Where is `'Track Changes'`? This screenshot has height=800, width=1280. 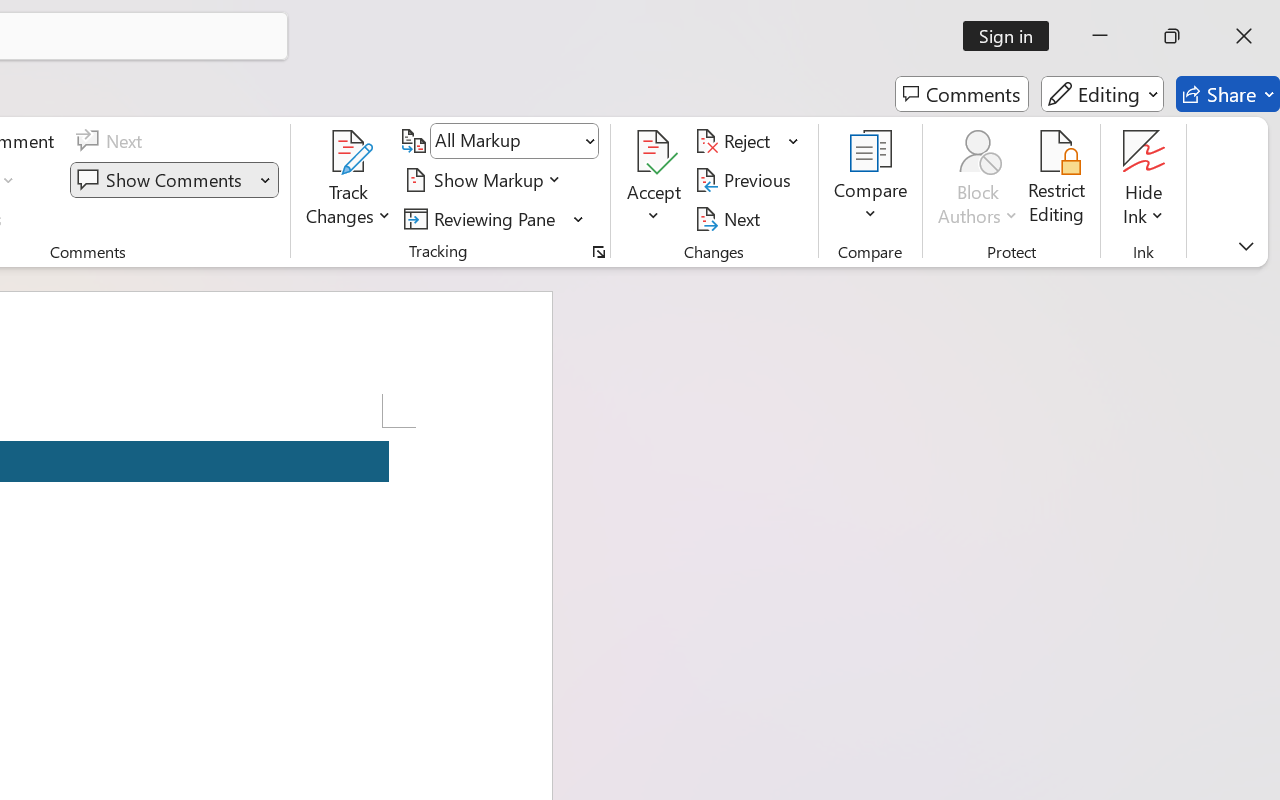 'Track Changes' is located at coordinates (349, 179).